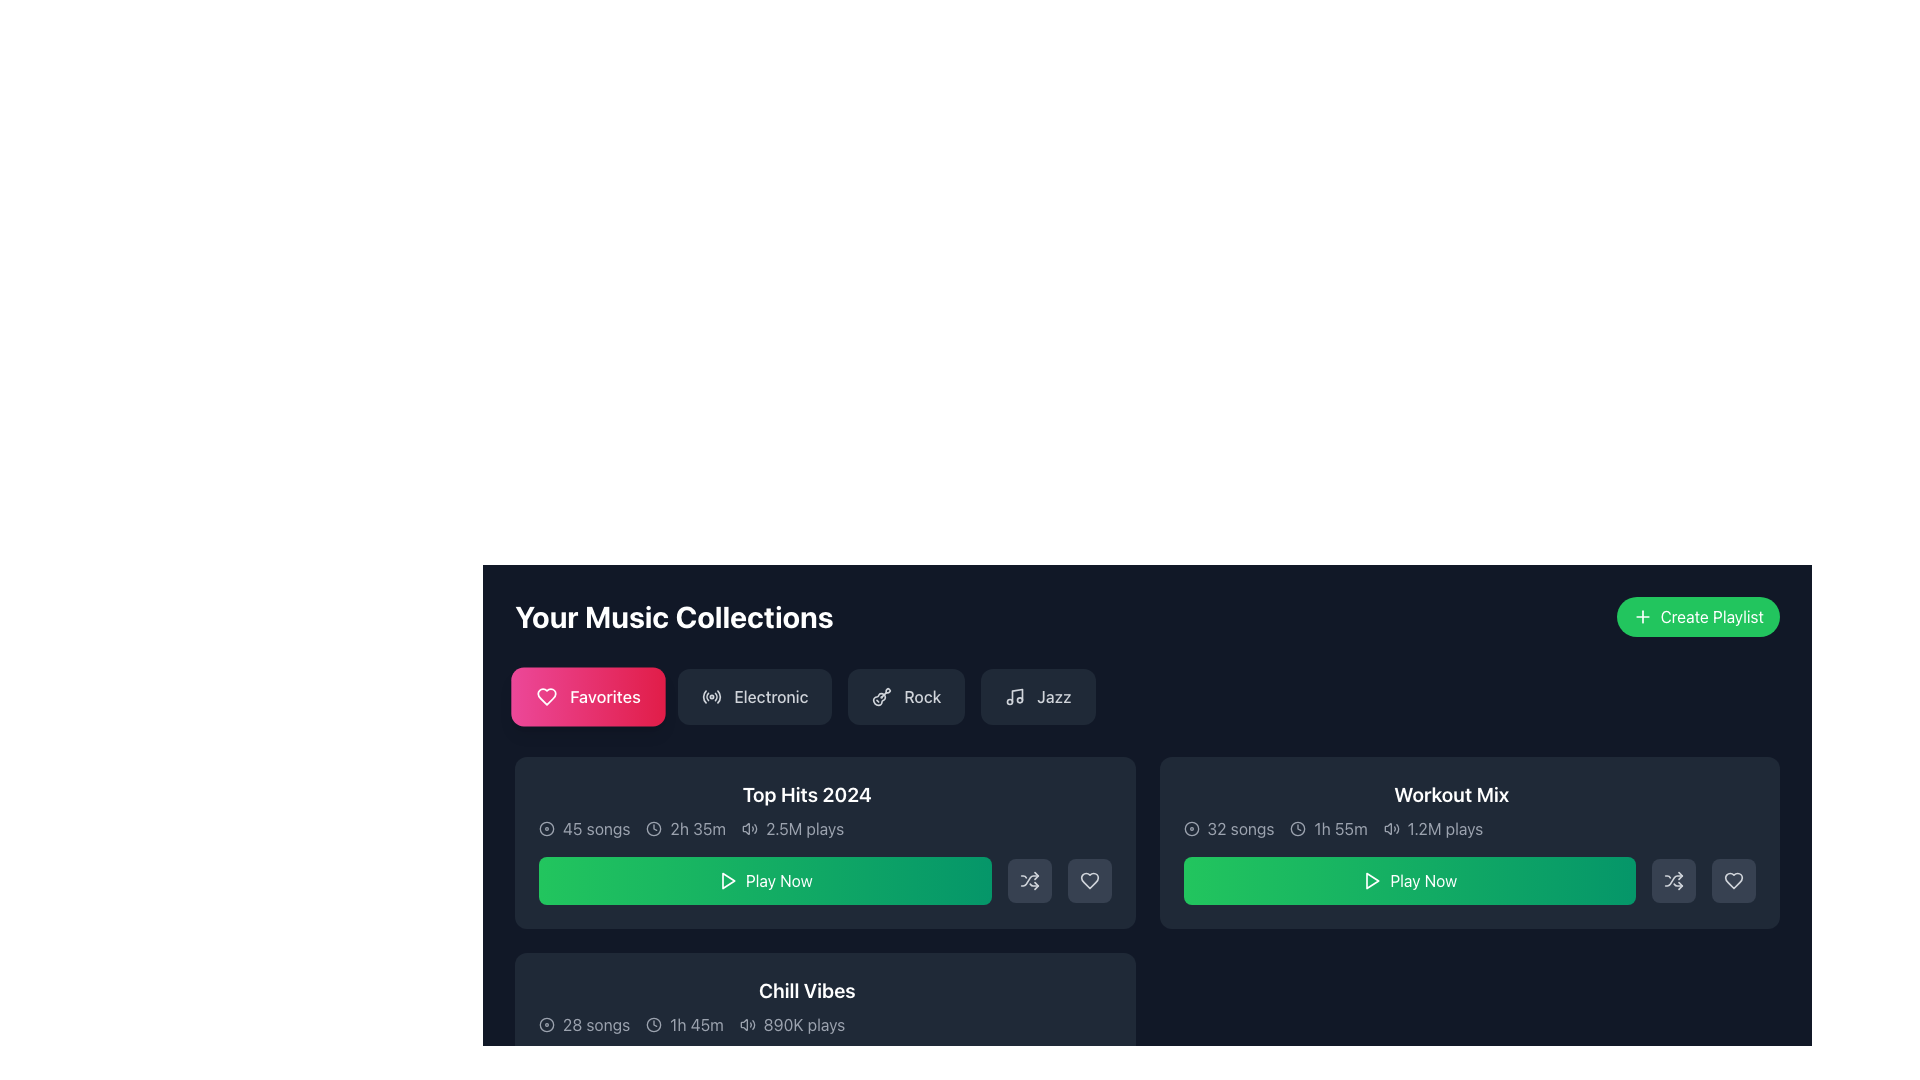 Image resolution: width=1920 pixels, height=1080 pixels. I want to click on the 'Jazz' text label inside the dark rectangular button, so click(1053, 696).